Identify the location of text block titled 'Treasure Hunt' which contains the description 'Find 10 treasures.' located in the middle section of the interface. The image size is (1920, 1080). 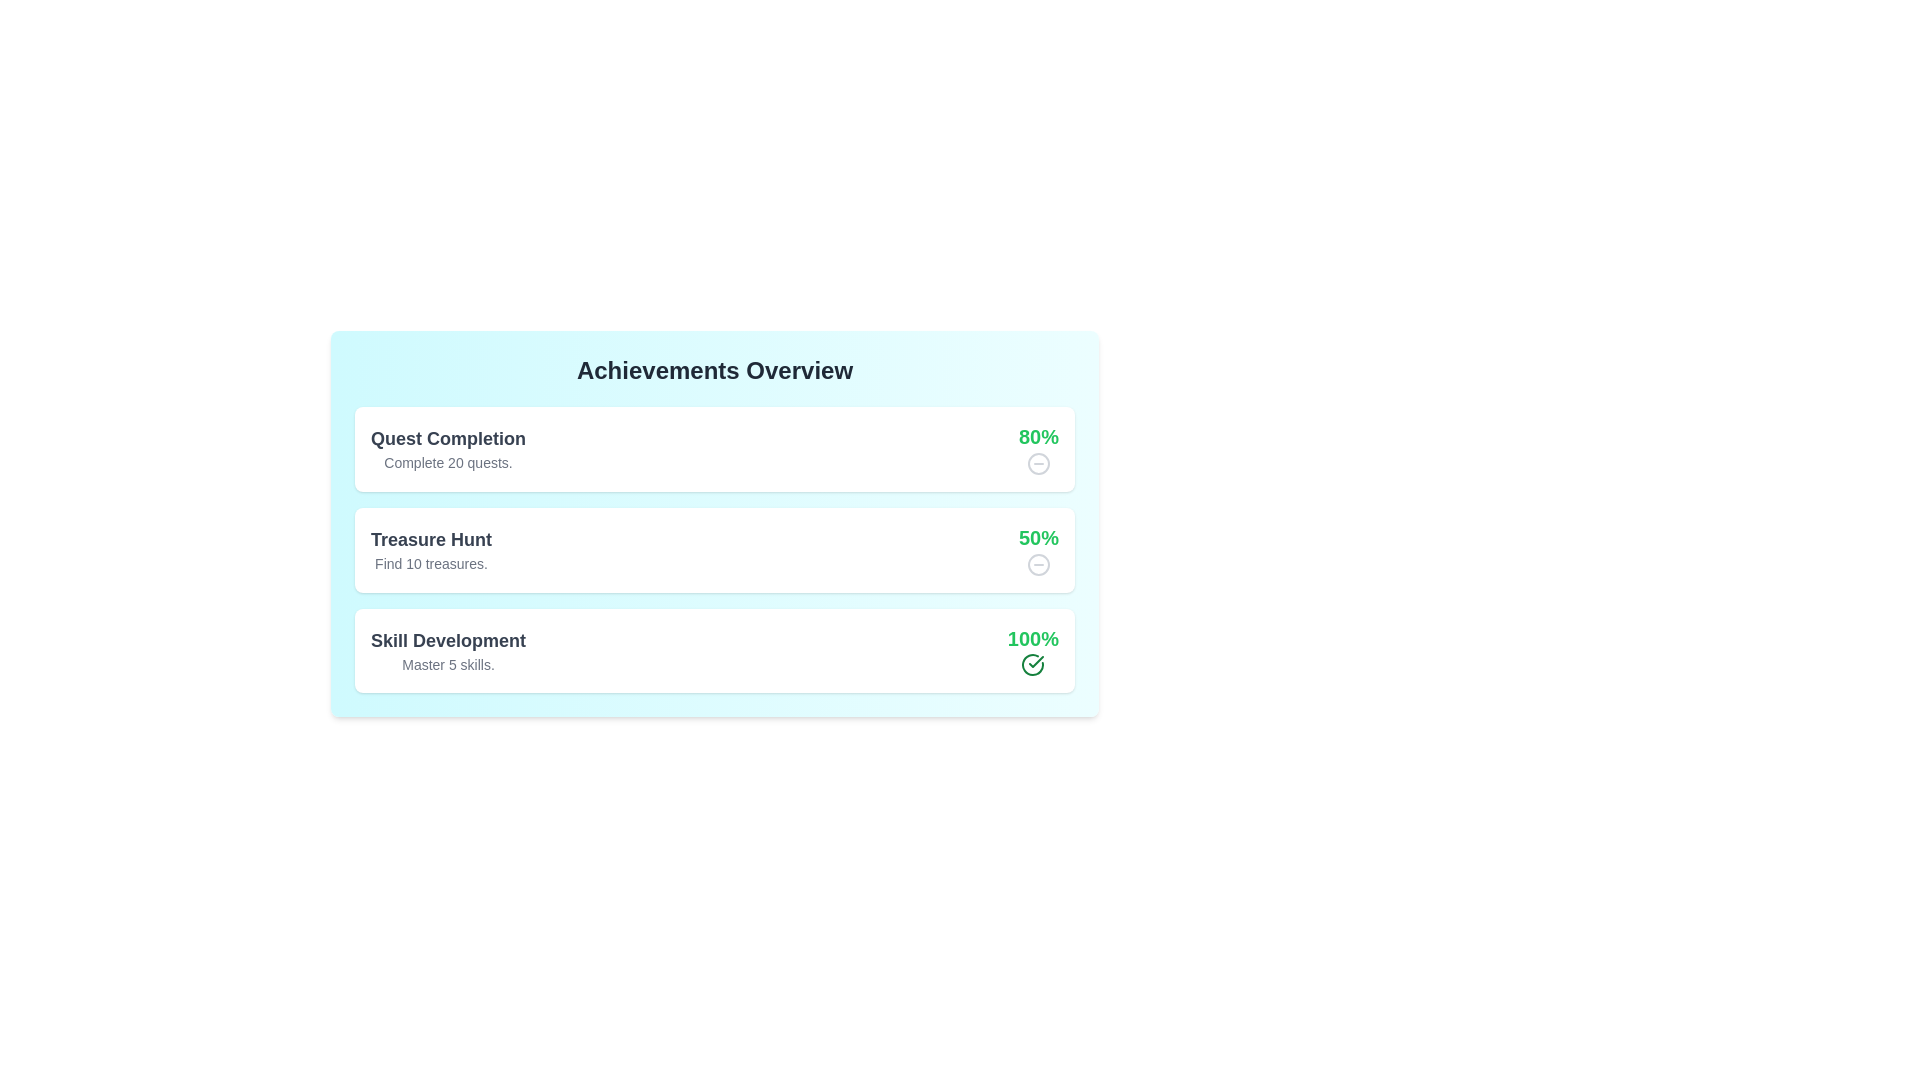
(430, 550).